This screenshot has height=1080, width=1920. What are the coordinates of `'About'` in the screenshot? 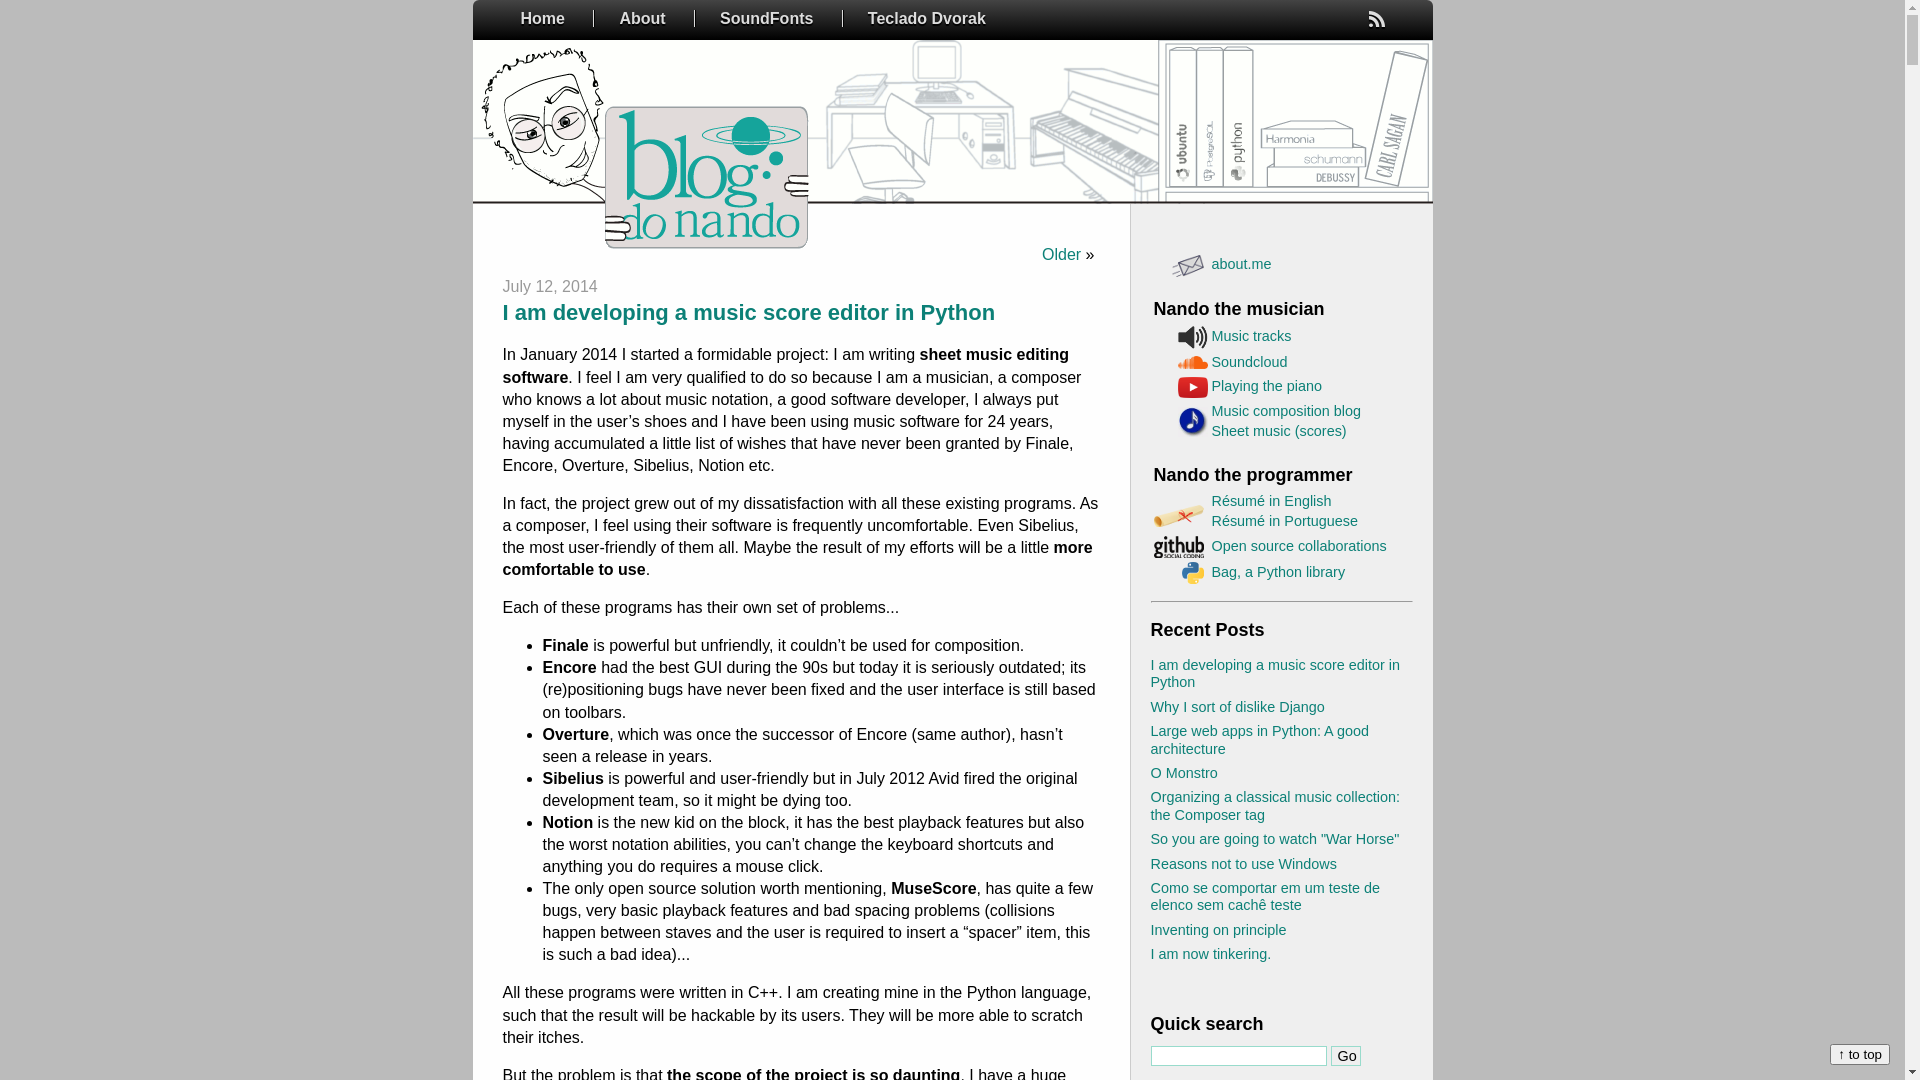 It's located at (641, 18).